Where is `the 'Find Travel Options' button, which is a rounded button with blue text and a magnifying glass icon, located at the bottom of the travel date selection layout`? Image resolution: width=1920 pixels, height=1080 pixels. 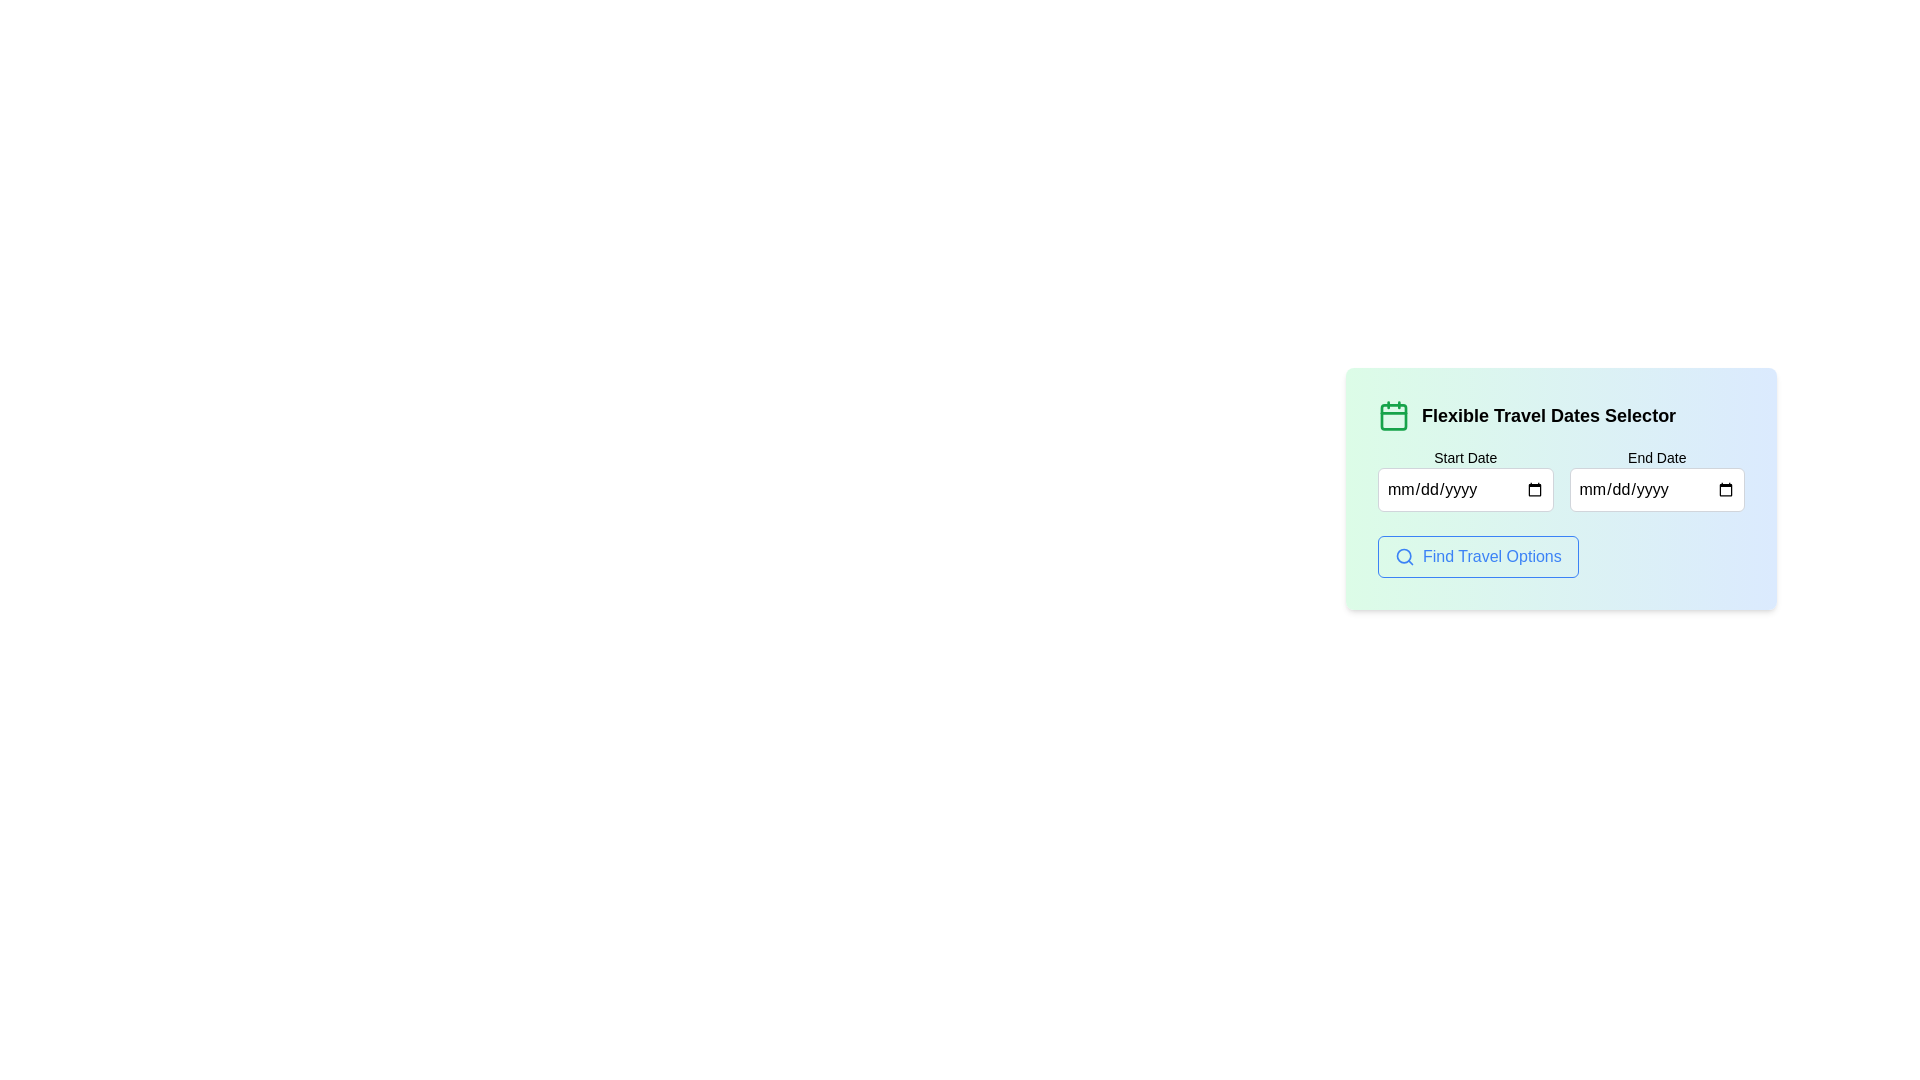
the 'Find Travel Options' button, which is a rounded button with blue text and a magnifying glass icon, located at the bottom of the travel date selection layout is located at coordinates (1560, 556).